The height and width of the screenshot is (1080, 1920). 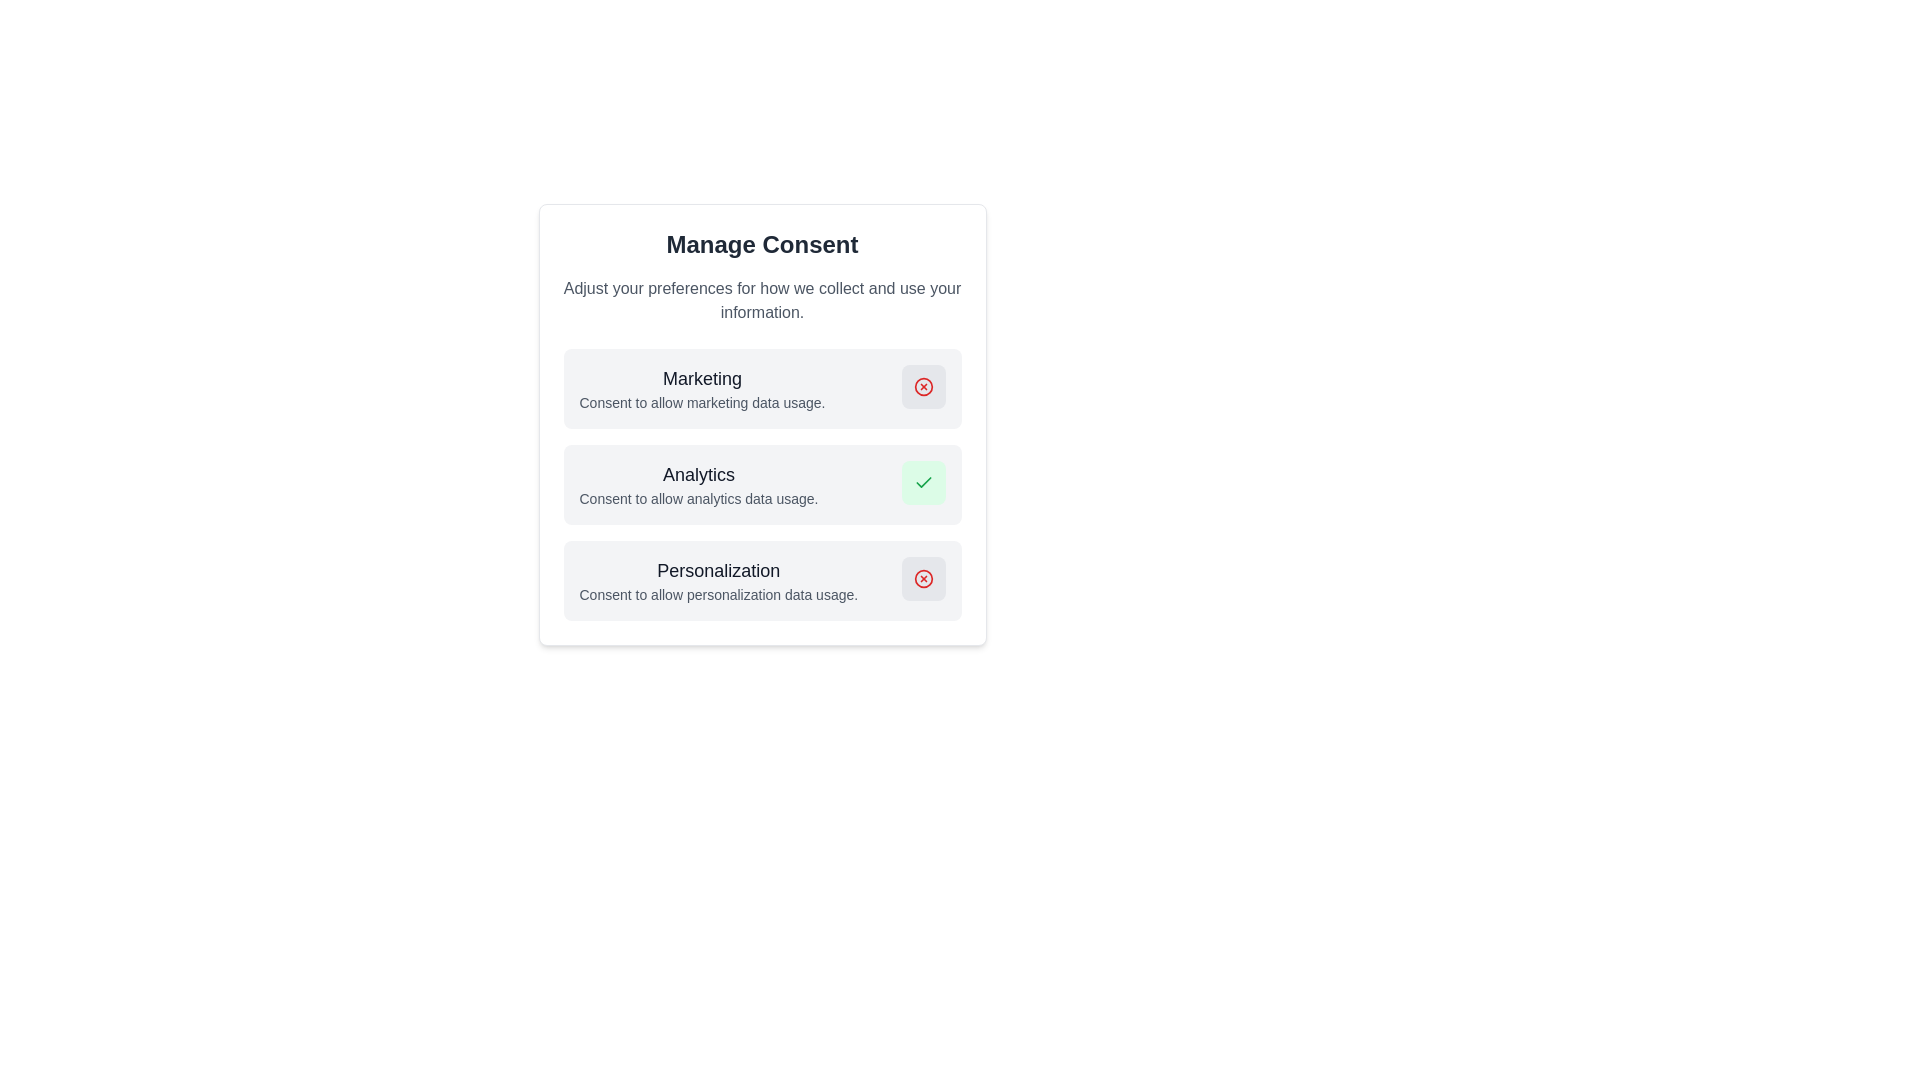 What do you see at coordinates (761, 485) in the screenshot?
I see `the Consent option panel for analytics data usage preferences, which is indicated by a green button in the 'Manage Consent' settings panel` at bounding box center [761, 485].